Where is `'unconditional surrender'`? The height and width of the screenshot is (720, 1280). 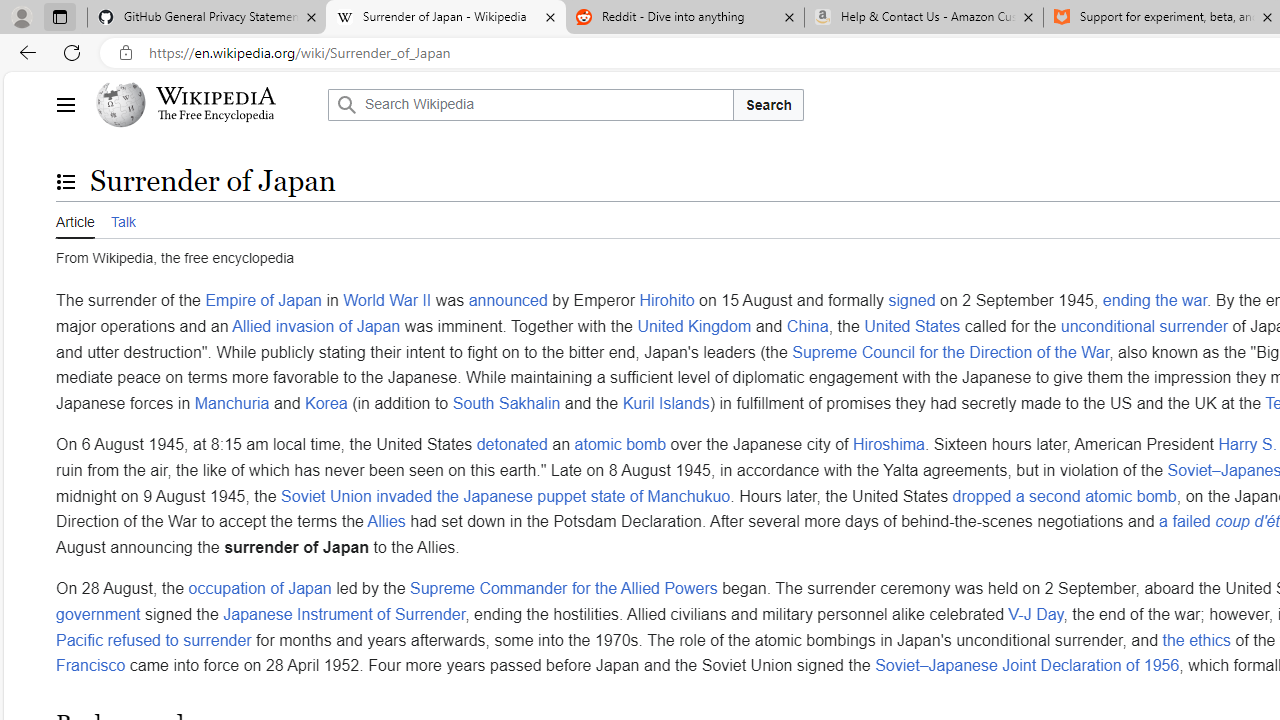
'unconditional surrender' is located at coordinates (1143, 324).